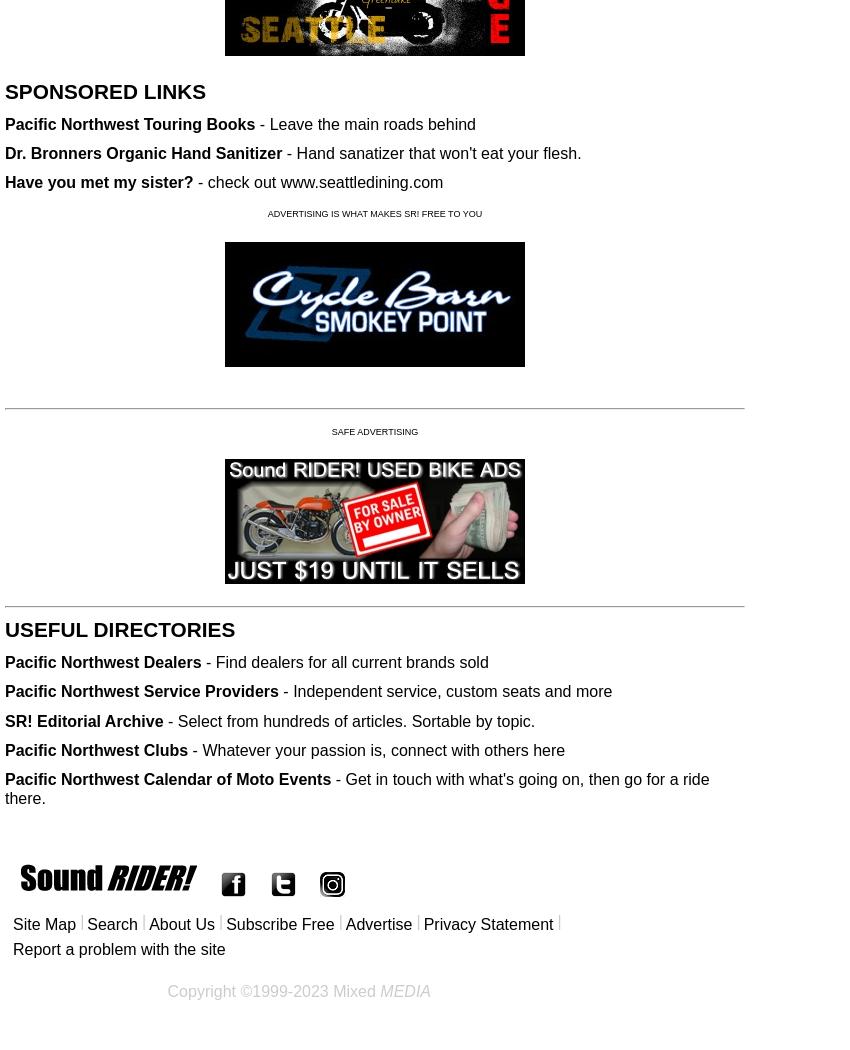  What do you see at coordinates (167, 779) in the screenshot?
I see `'Pacific Northwest Calendar of Moto Events'` at bounding box center [167, 779].